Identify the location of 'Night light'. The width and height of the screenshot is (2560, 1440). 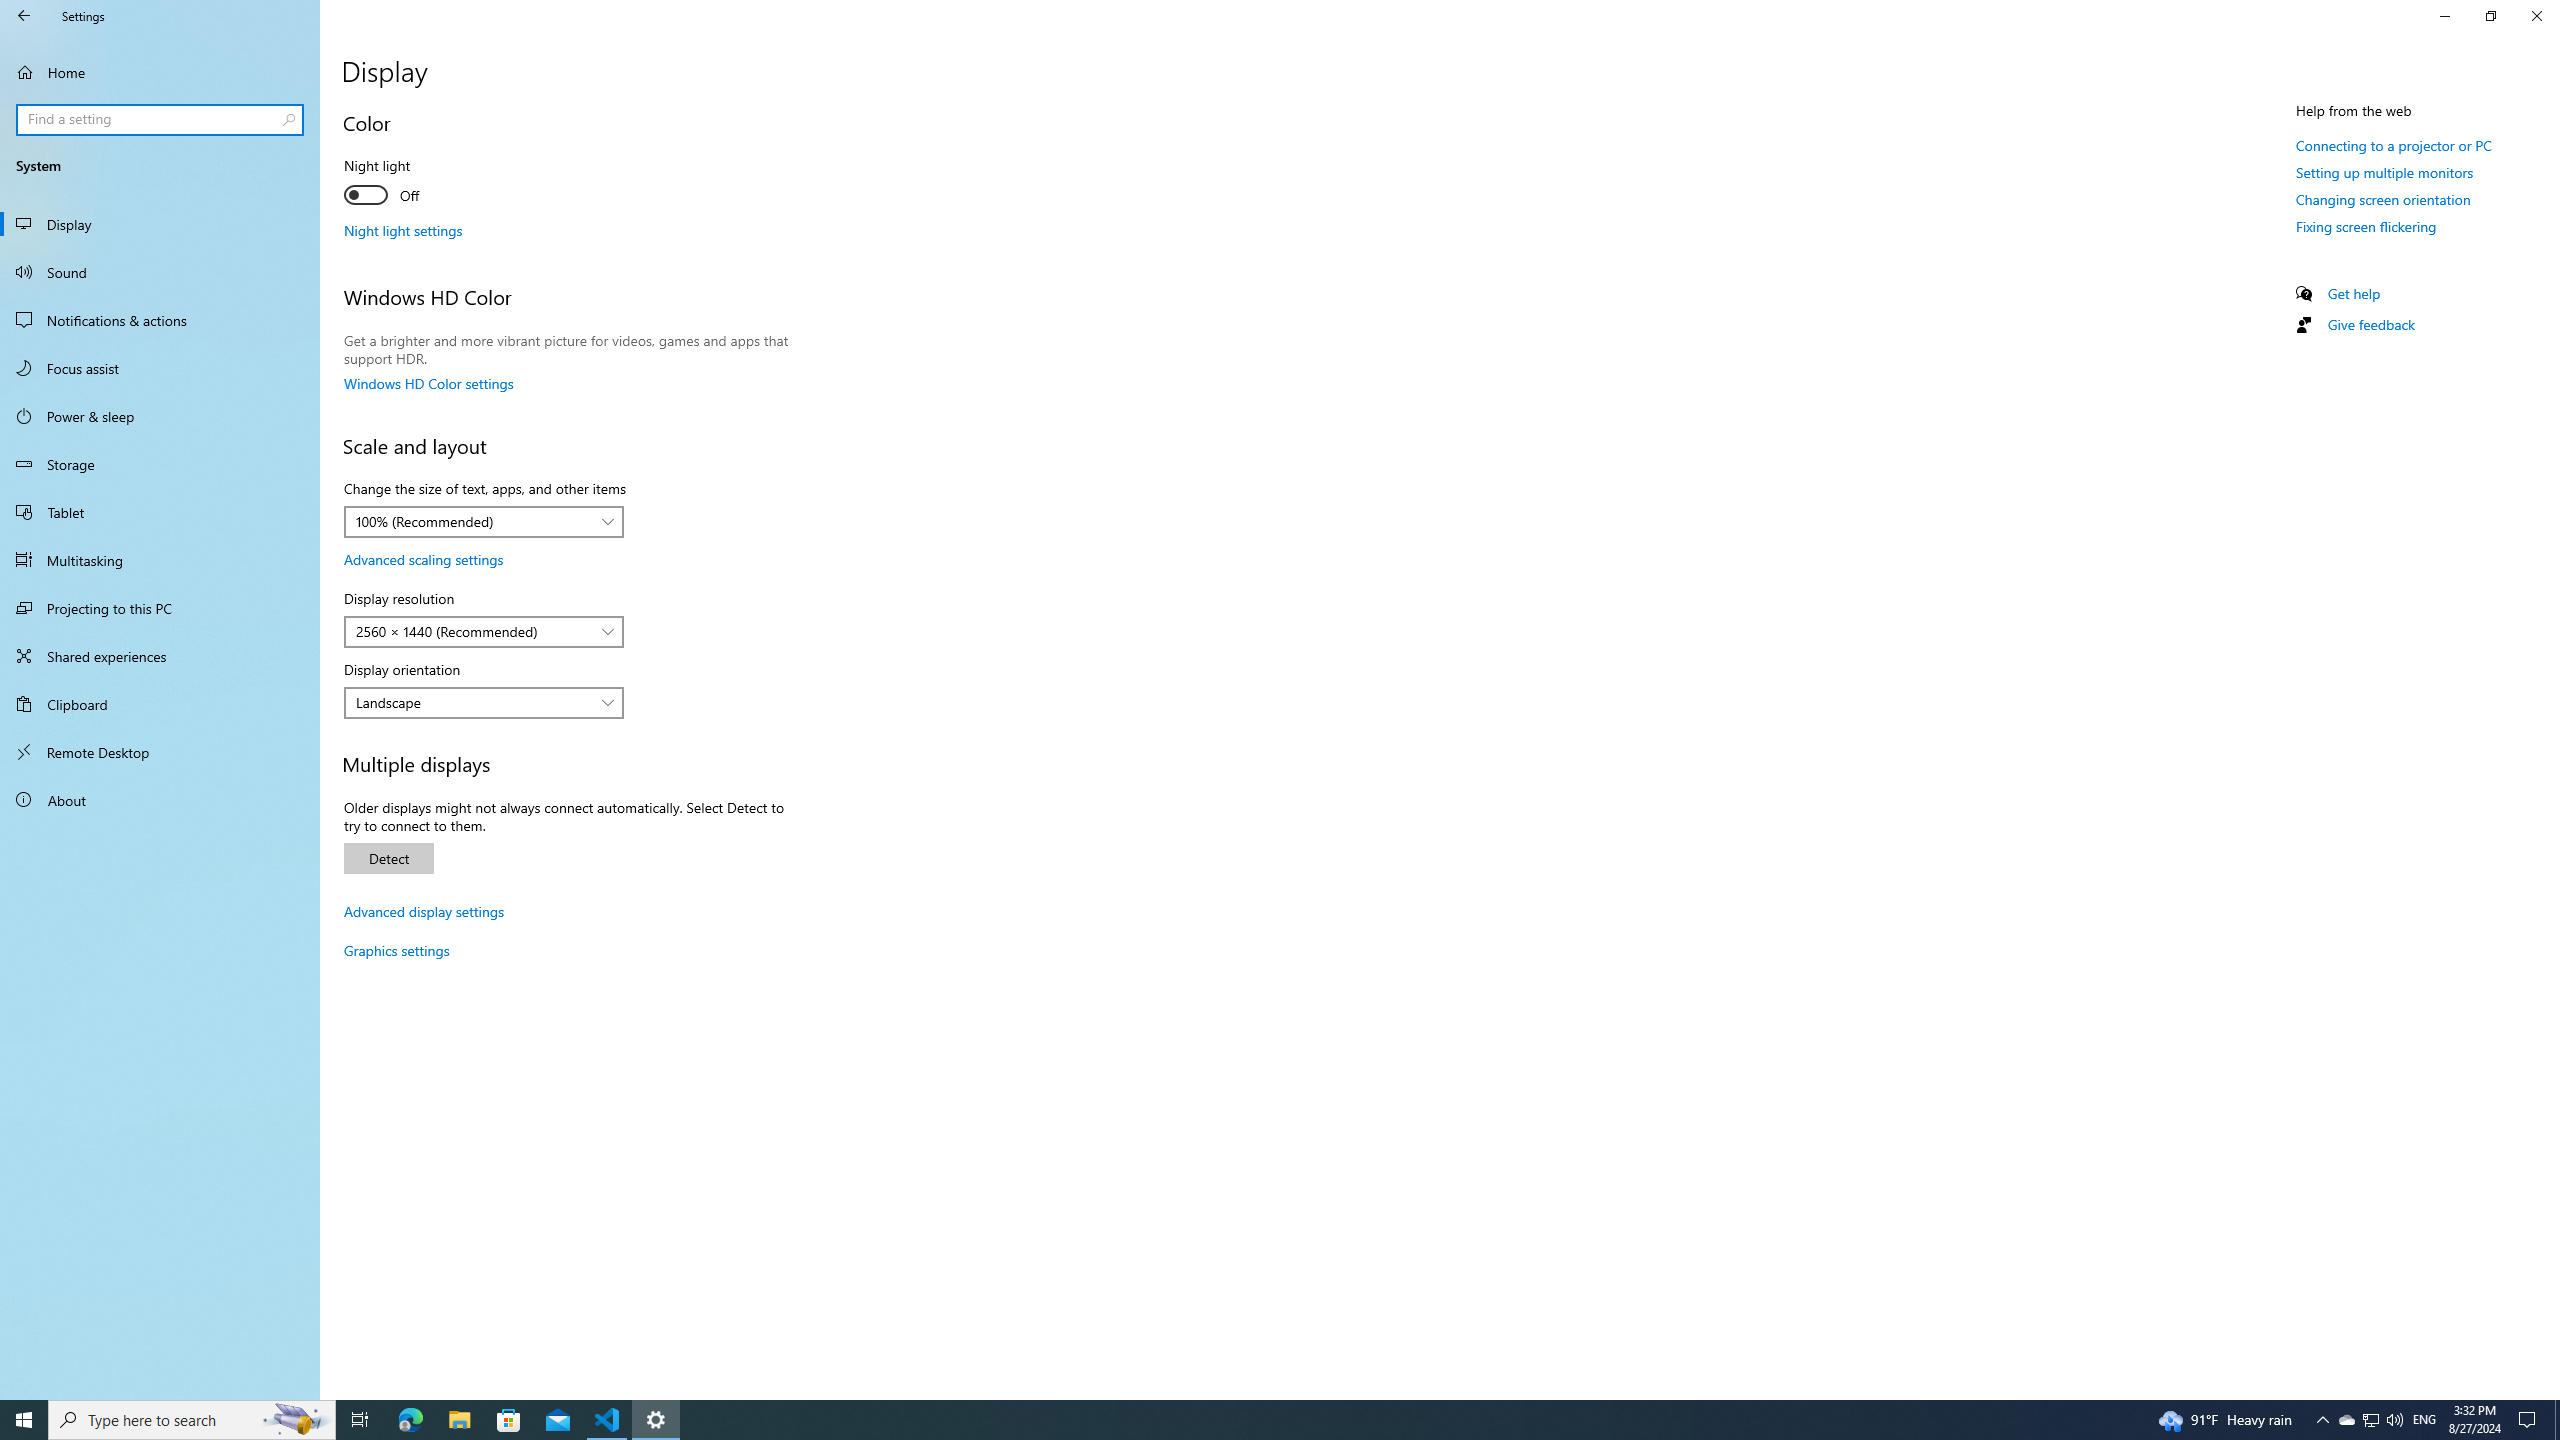
(416, 183).